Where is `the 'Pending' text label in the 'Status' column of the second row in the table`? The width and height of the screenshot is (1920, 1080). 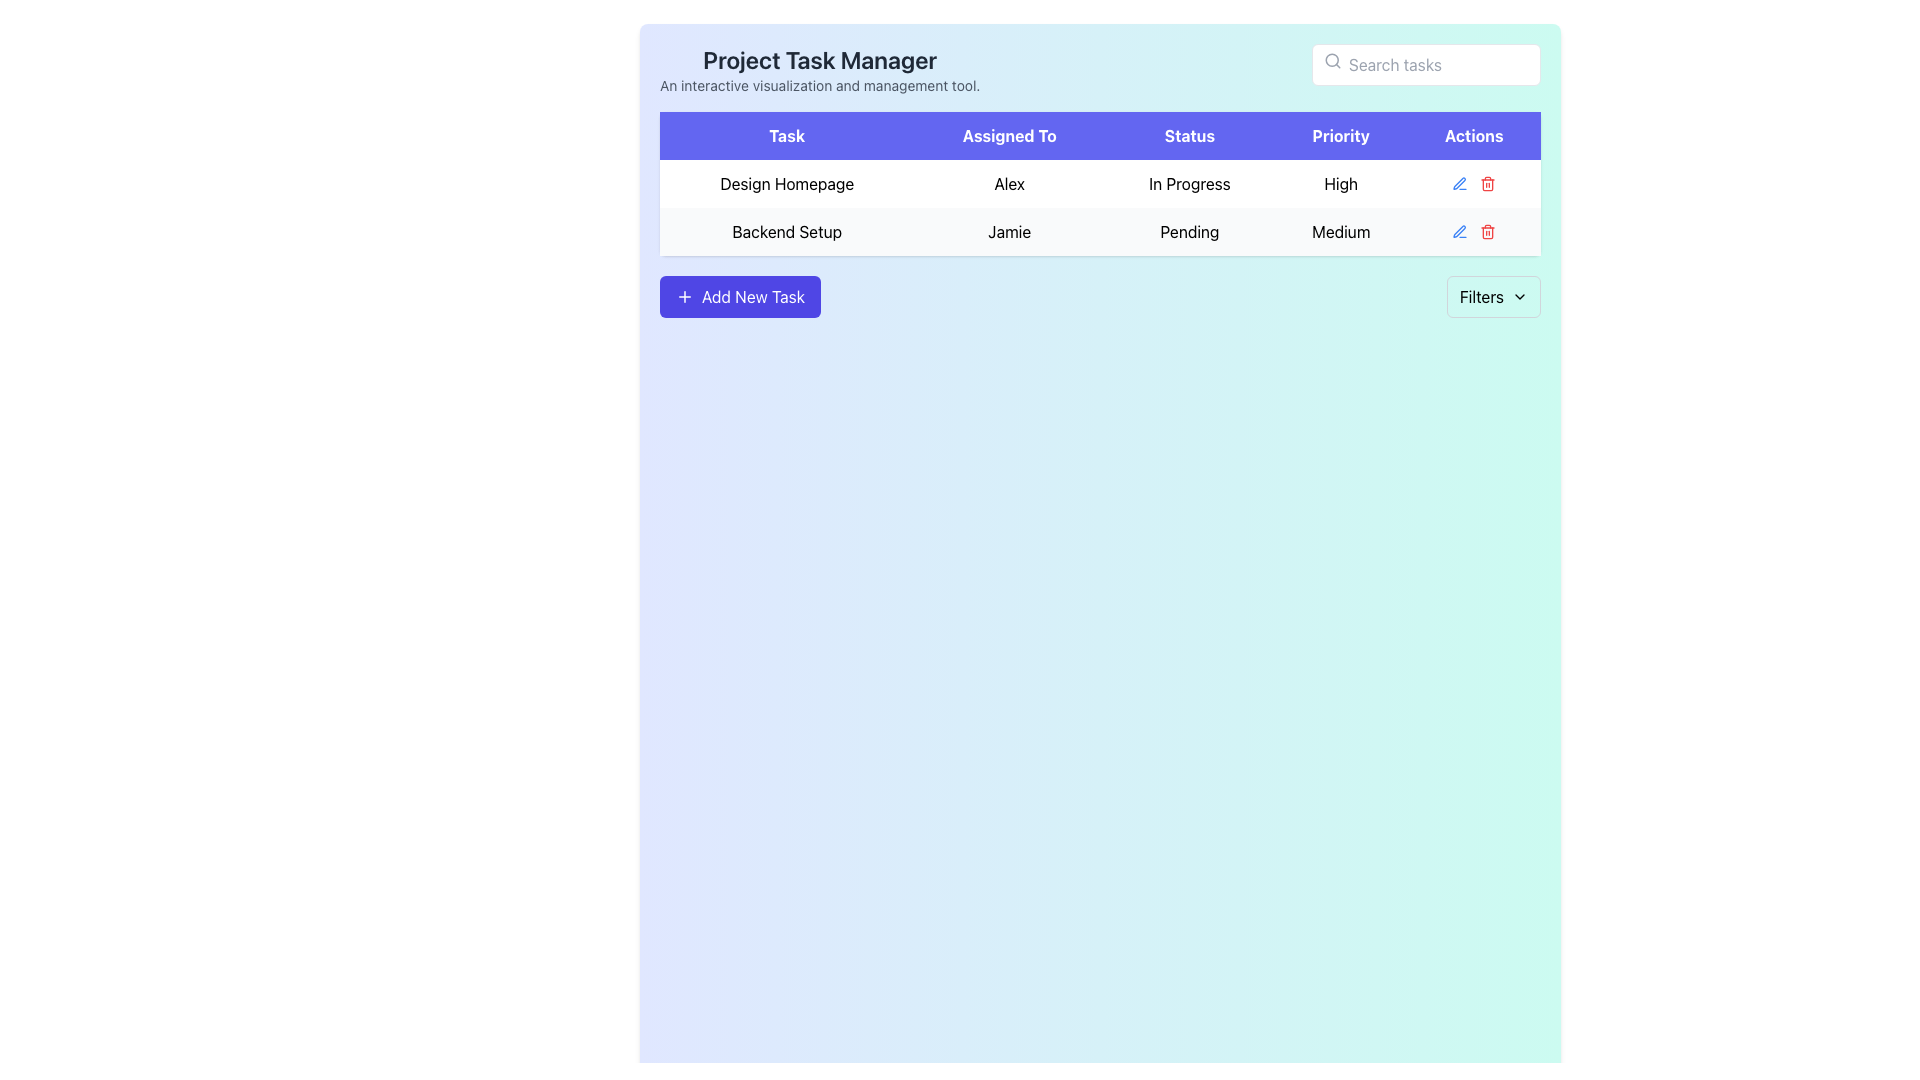
the 'Pending' text label in the 'Status' column of the second row in the table is located at coordinates (1189, 230).